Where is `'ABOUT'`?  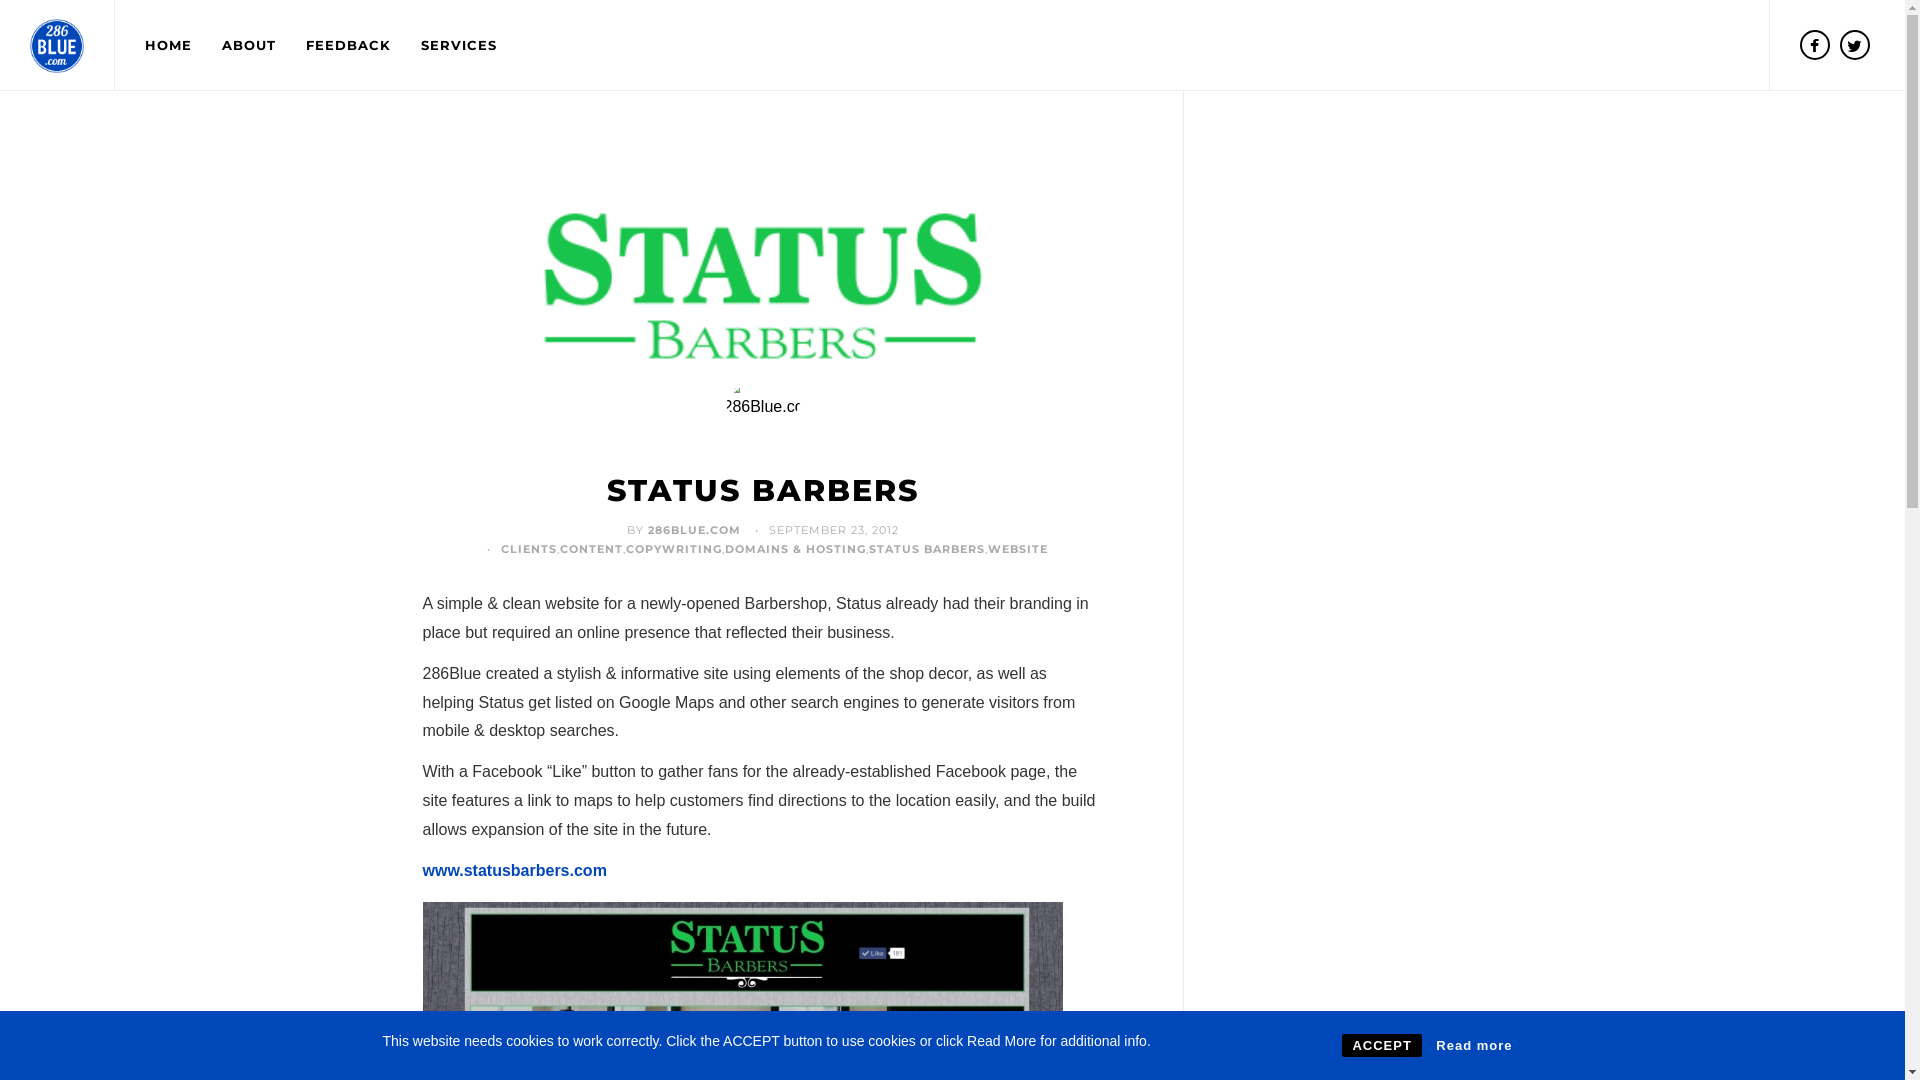 'ABOUT' is located at coordinates (248, 45).